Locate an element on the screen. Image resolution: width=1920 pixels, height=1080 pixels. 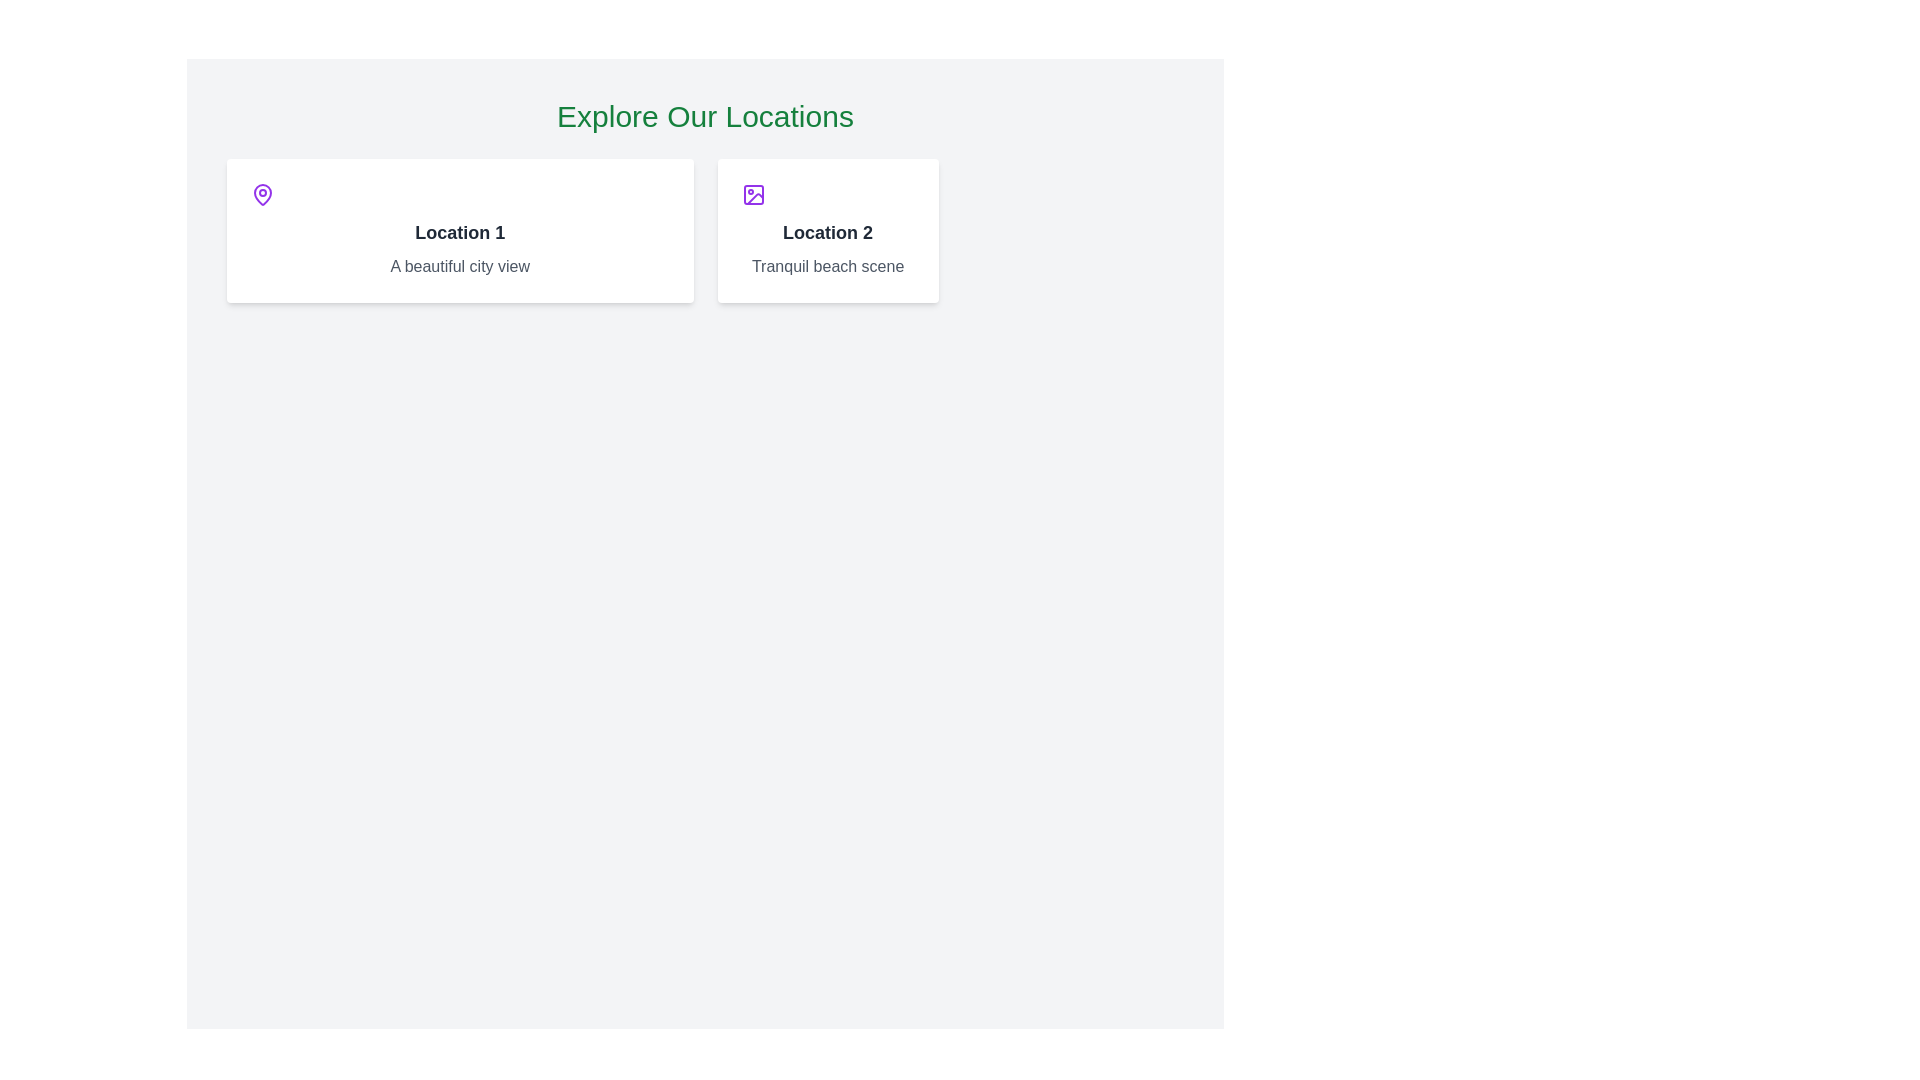
text label that describes 'Location 2' as a 'Tranquil beach scene', located below the title within the card component for 'Location 2' is located at coordinates (828, 265).